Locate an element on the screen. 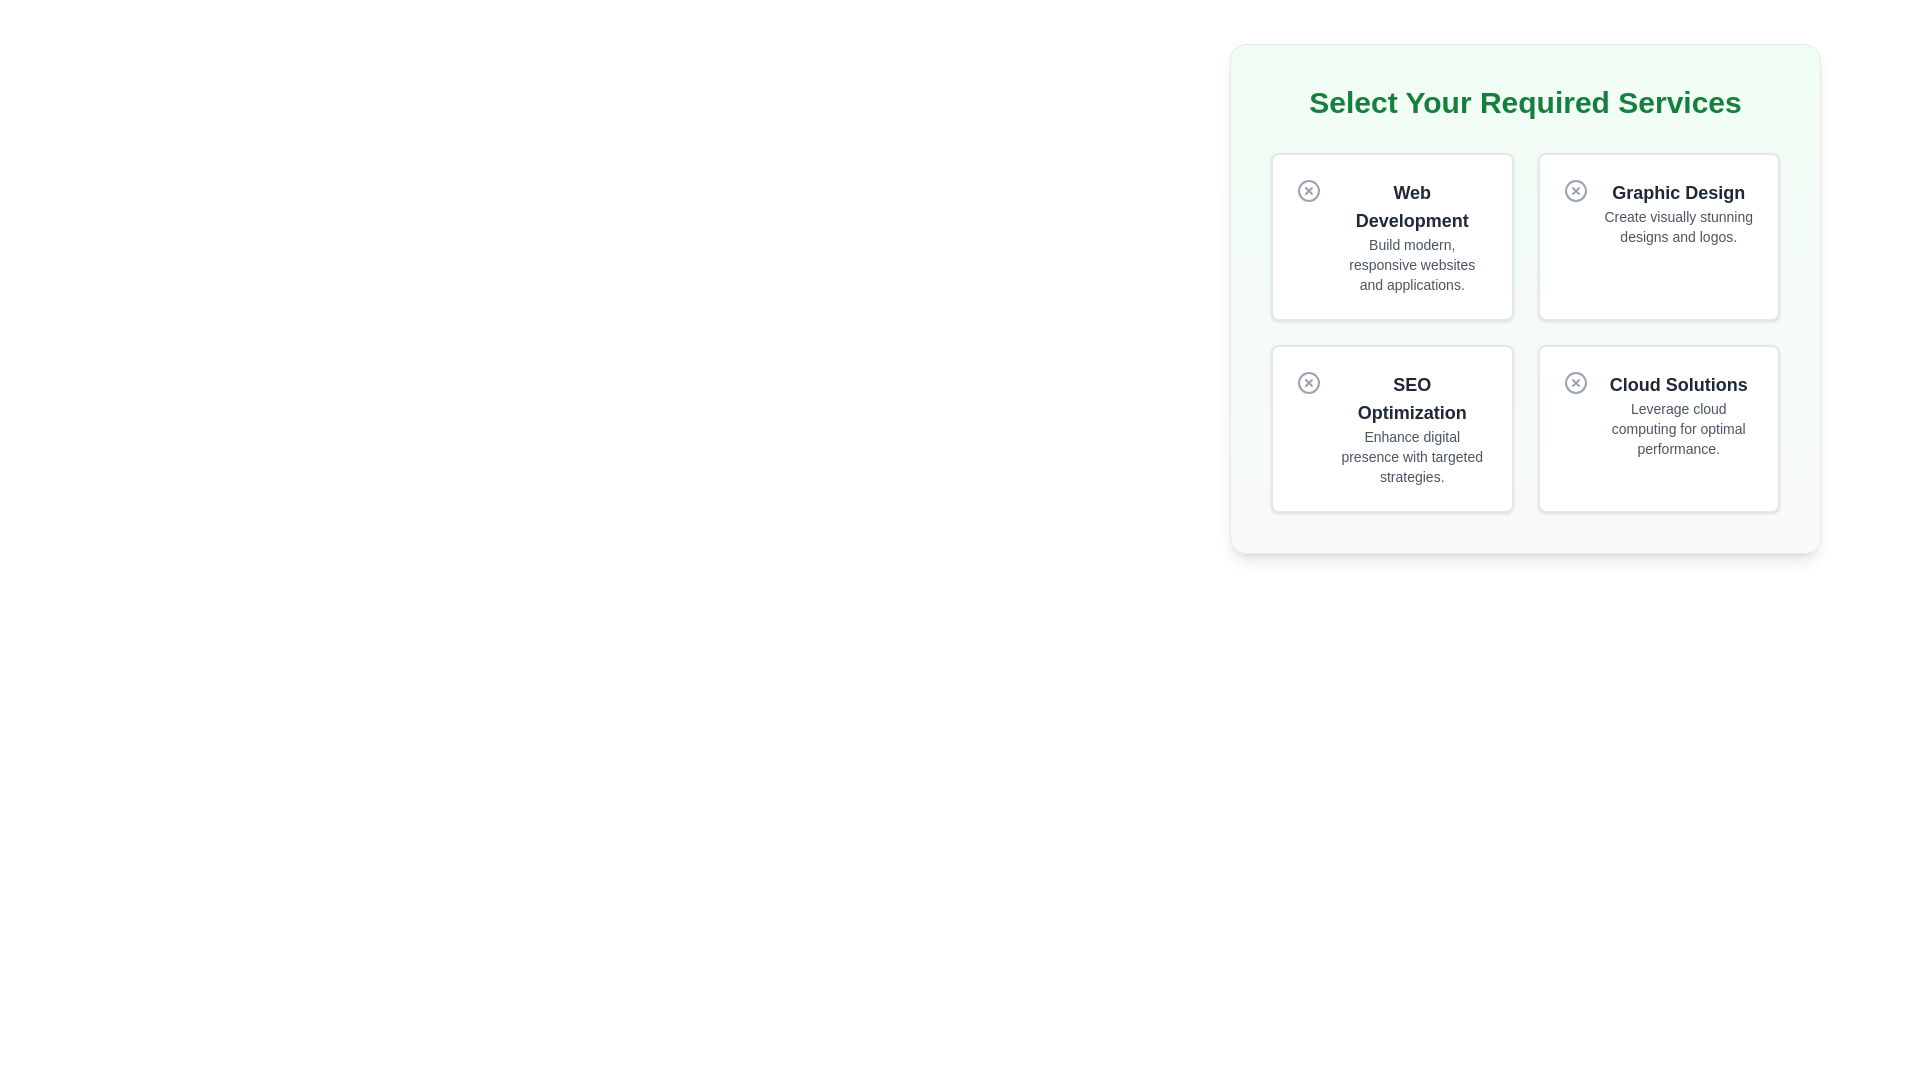 The height and width of the screenshot is (1080, 1920). the button with an 'X' icon located in the upper-left corner of the 'SEO Optimization' card in the 'Select Your Required Services' section is located at coordinates (1309, 382).